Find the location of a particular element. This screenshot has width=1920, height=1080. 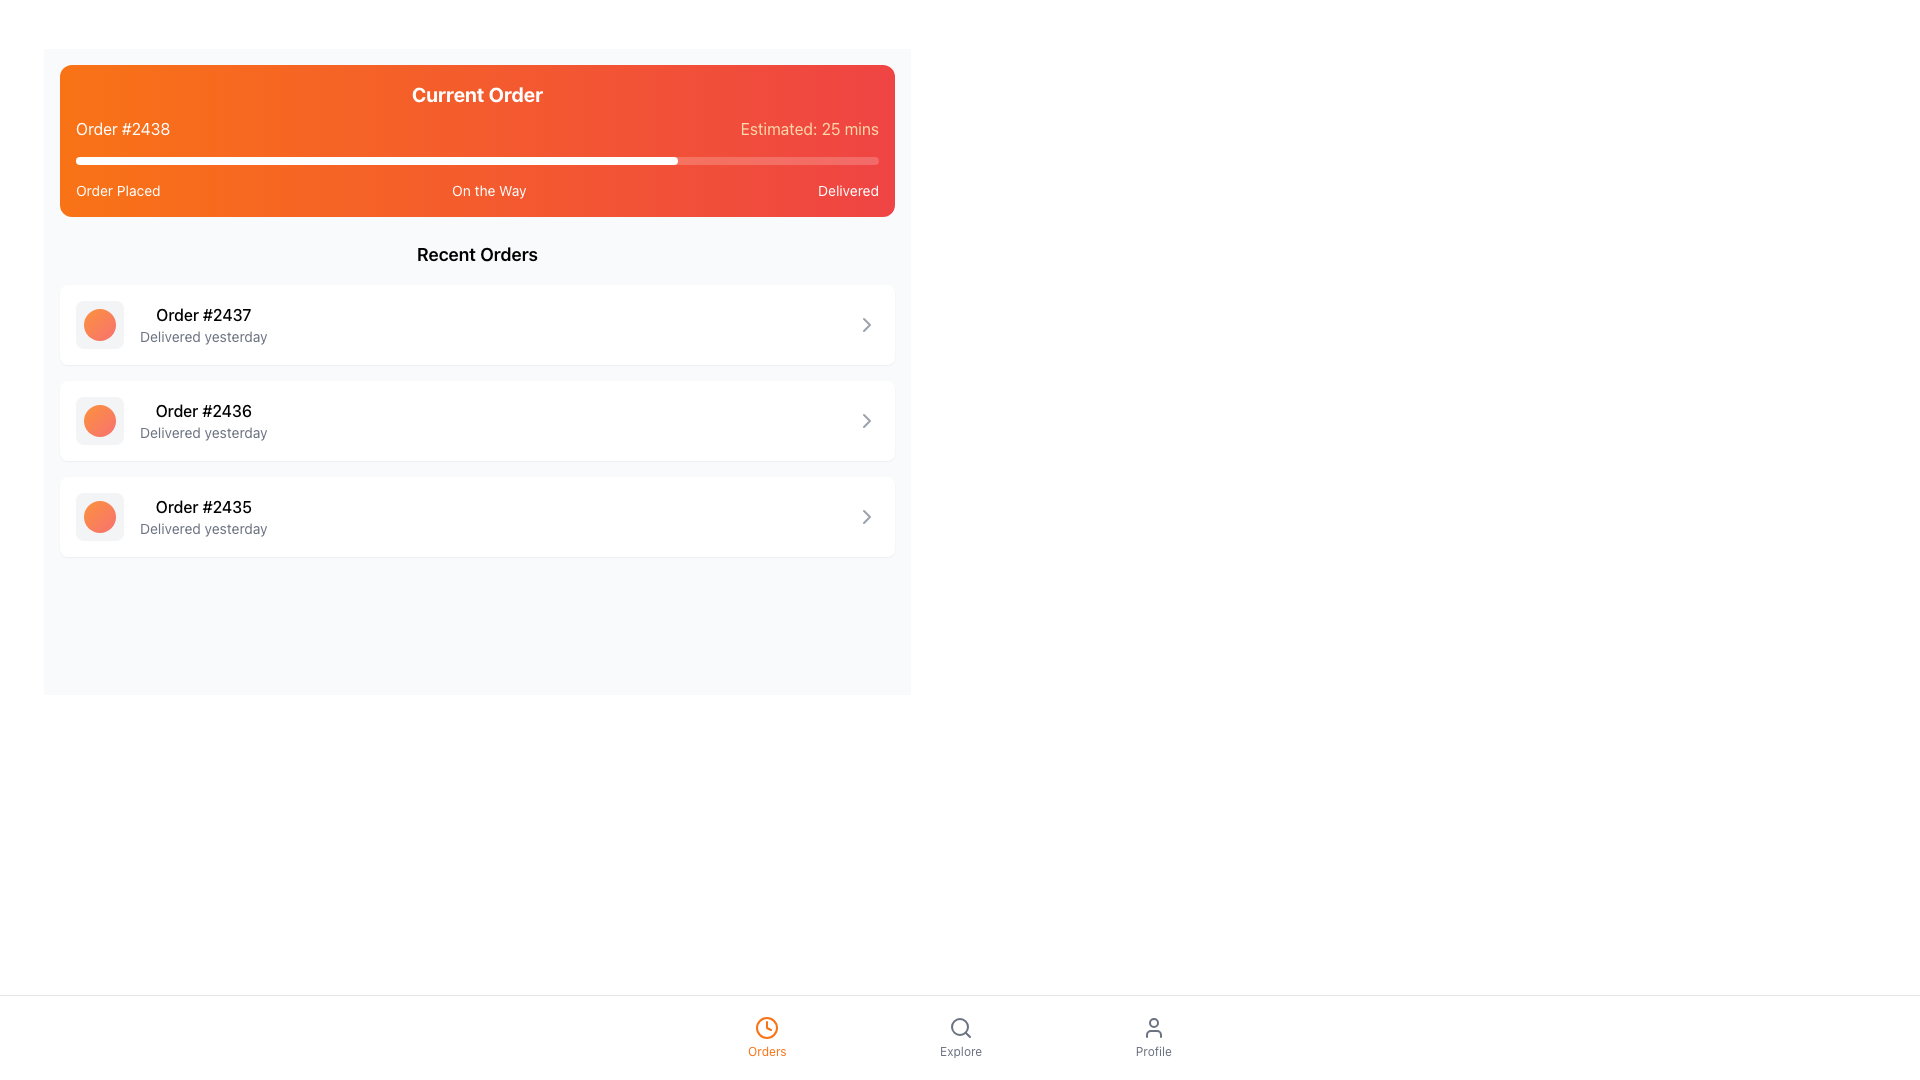

the text in the Text display area that shows 'Order #2436' and 'Delivered yesterday' for copying is located at coordinates (203, 419).